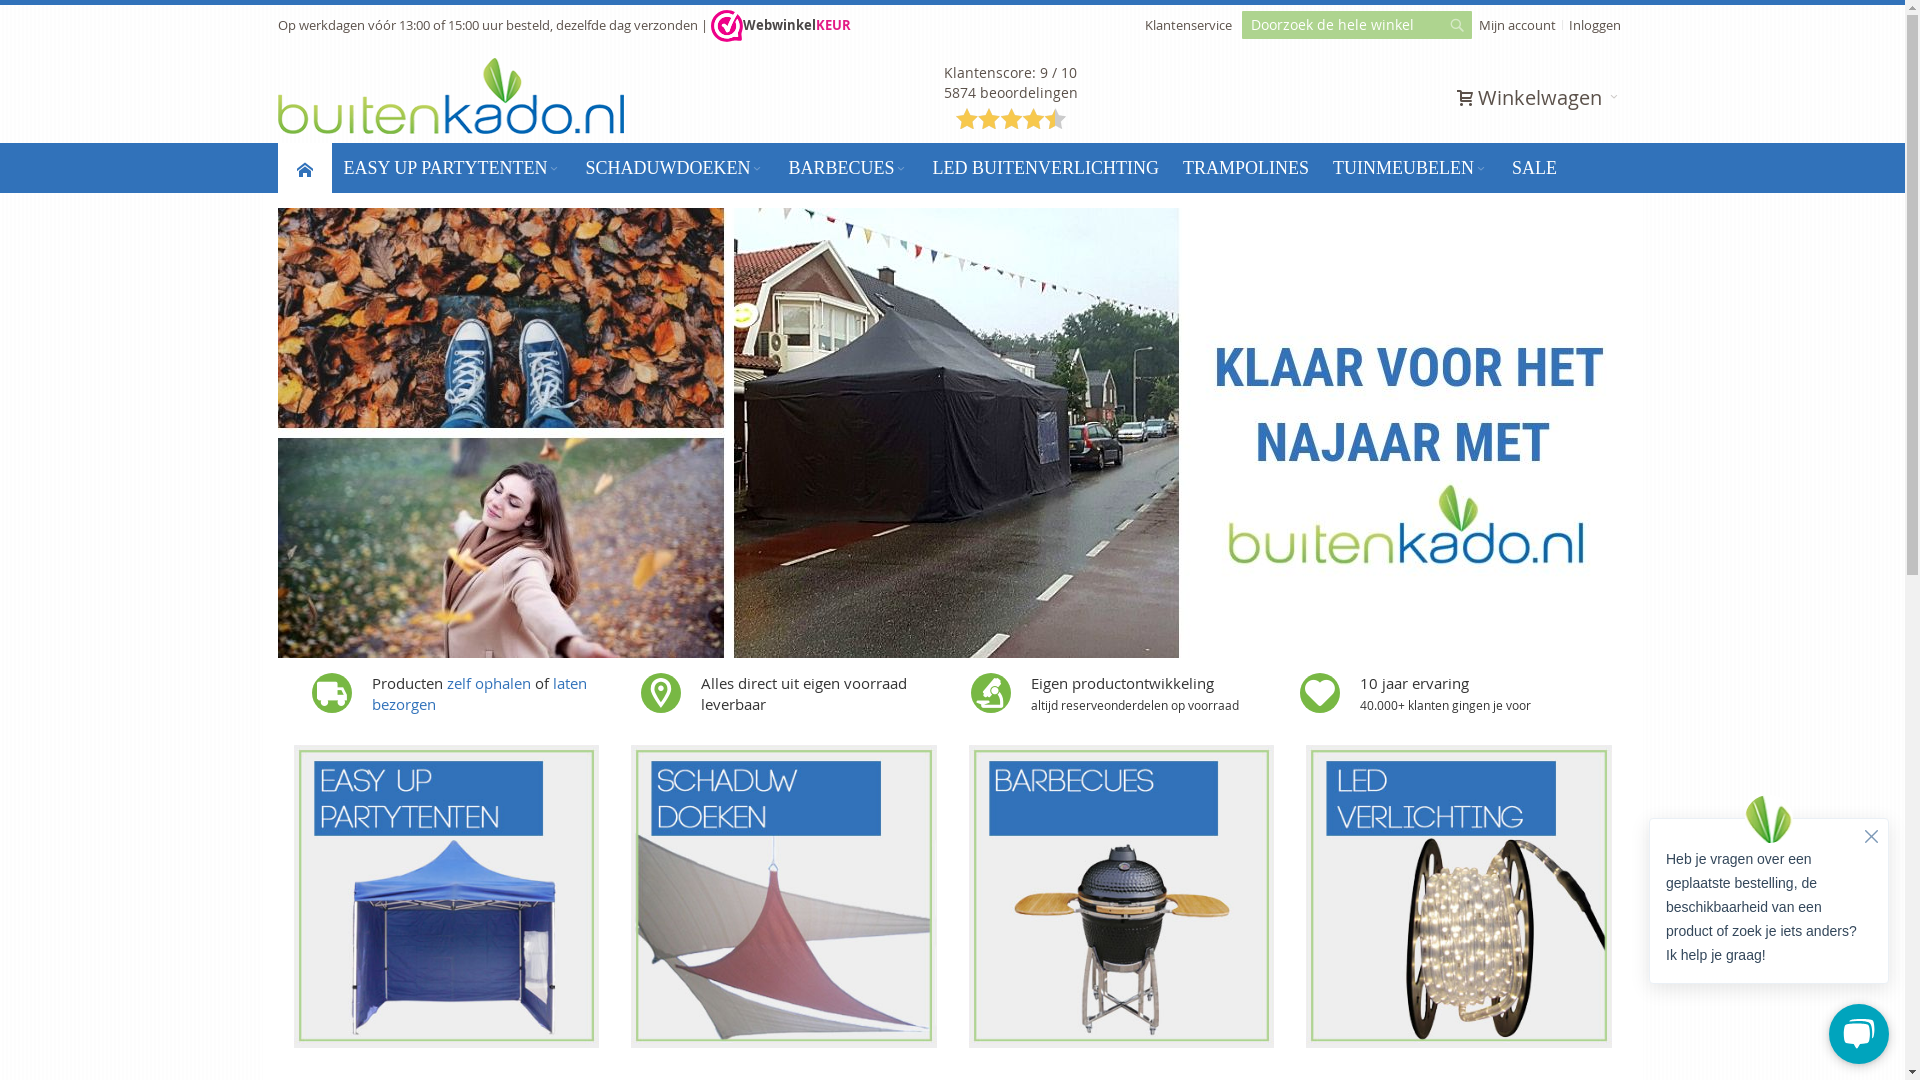  What do you see at coordinates (1409, 167) in the screenshot?
I see `'TUINMEUBELEN'` at bounding box center [1409, 167].